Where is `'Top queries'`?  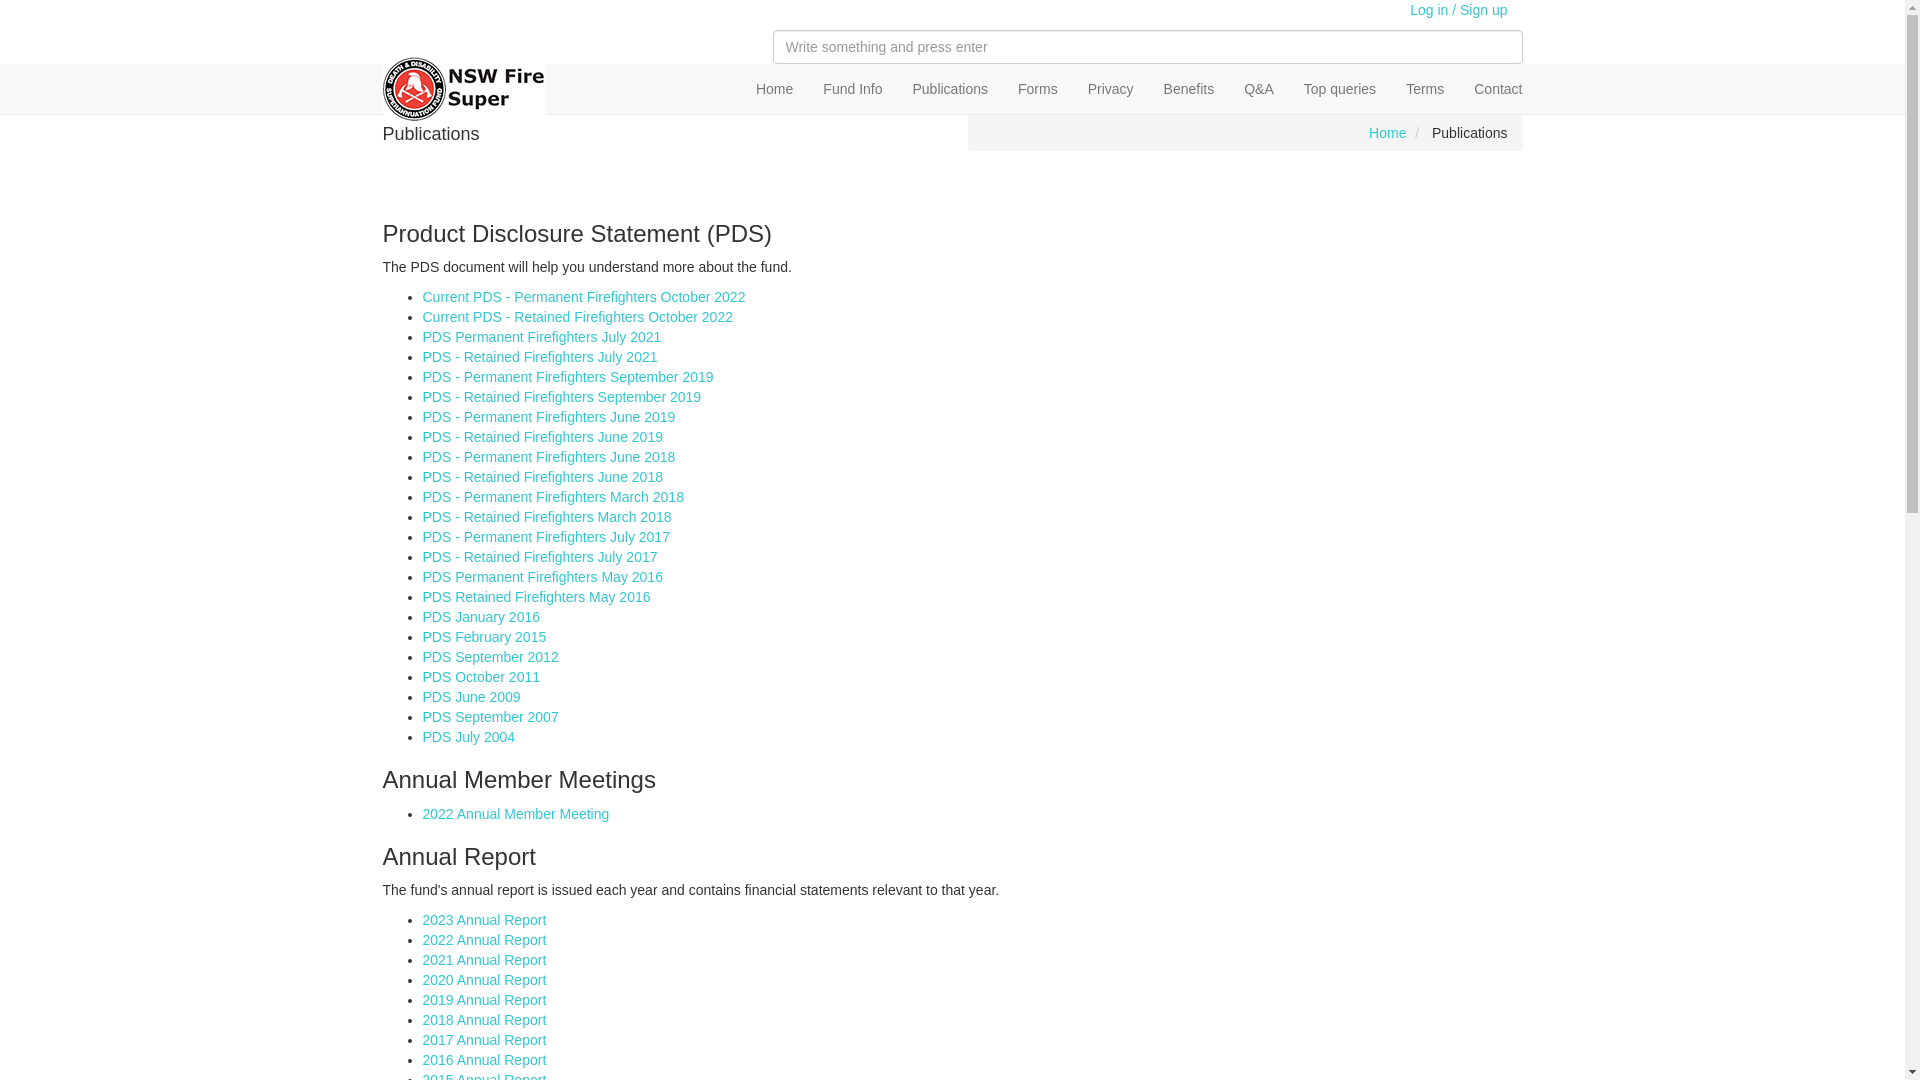 'Top queries' is located at coordinates (1339, 87).